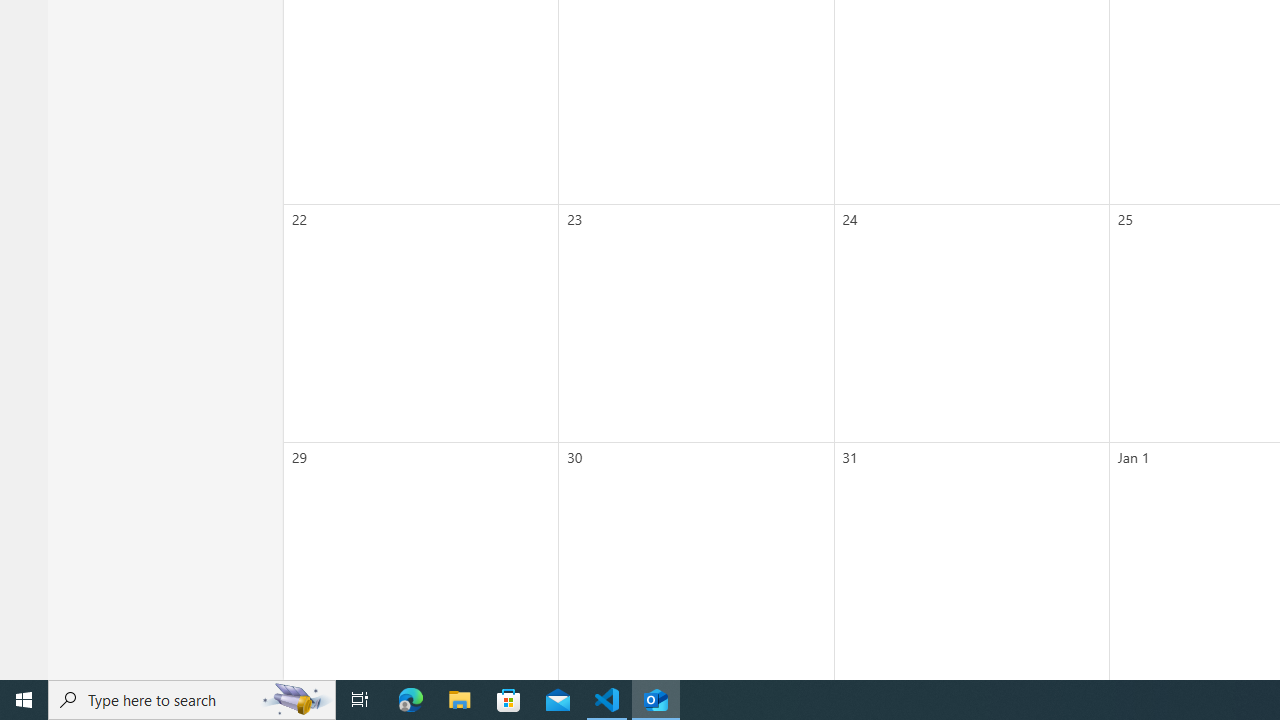 This screenshot has height=720, width=1280. What do you see at coordinates (294, 698) in the screenshot?
I see `'Search highlights icon opens search home window'` at bounding box center [294, 698].